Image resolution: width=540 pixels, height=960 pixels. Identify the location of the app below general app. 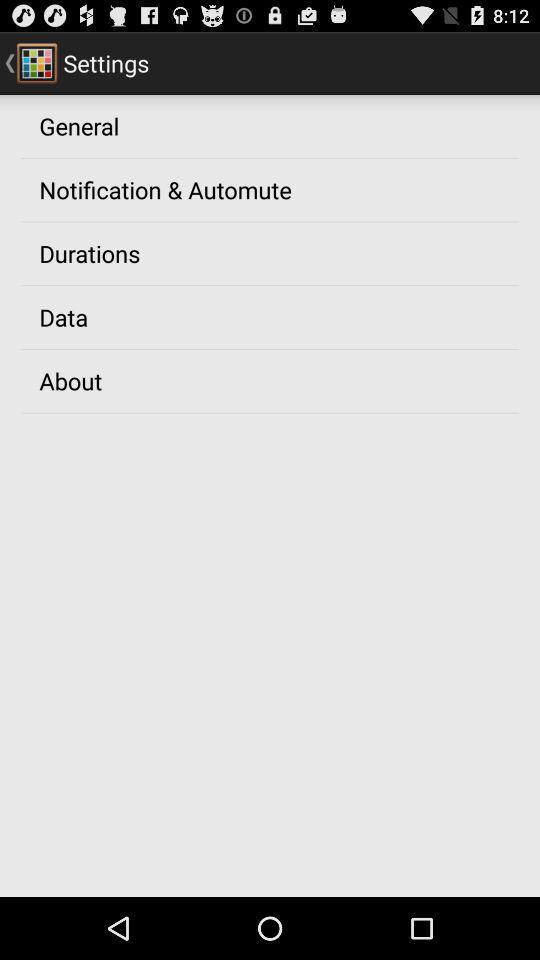
(164, 189).